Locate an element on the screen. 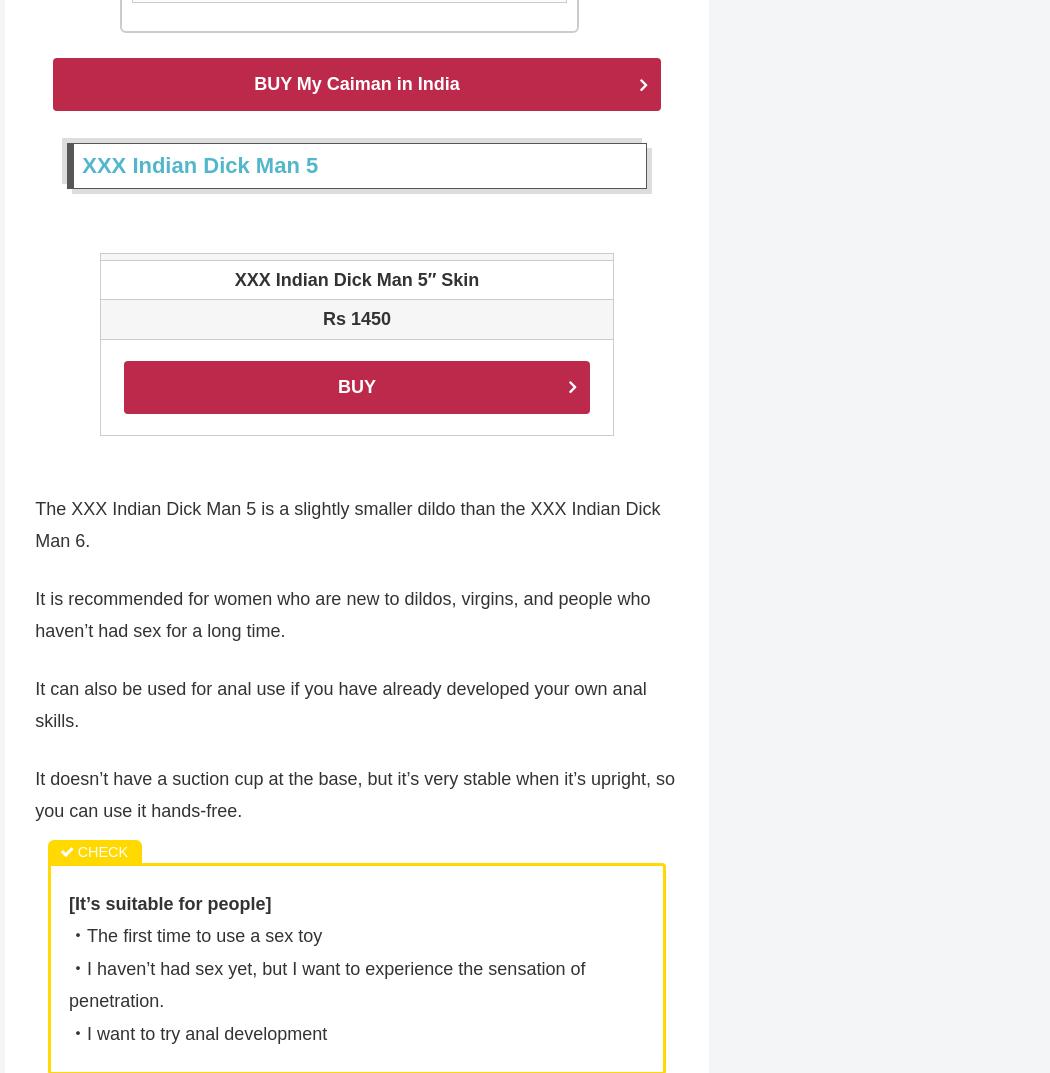  'XXX Indian Dick Man 5″ Skin' is located at coordinates (355, 280).